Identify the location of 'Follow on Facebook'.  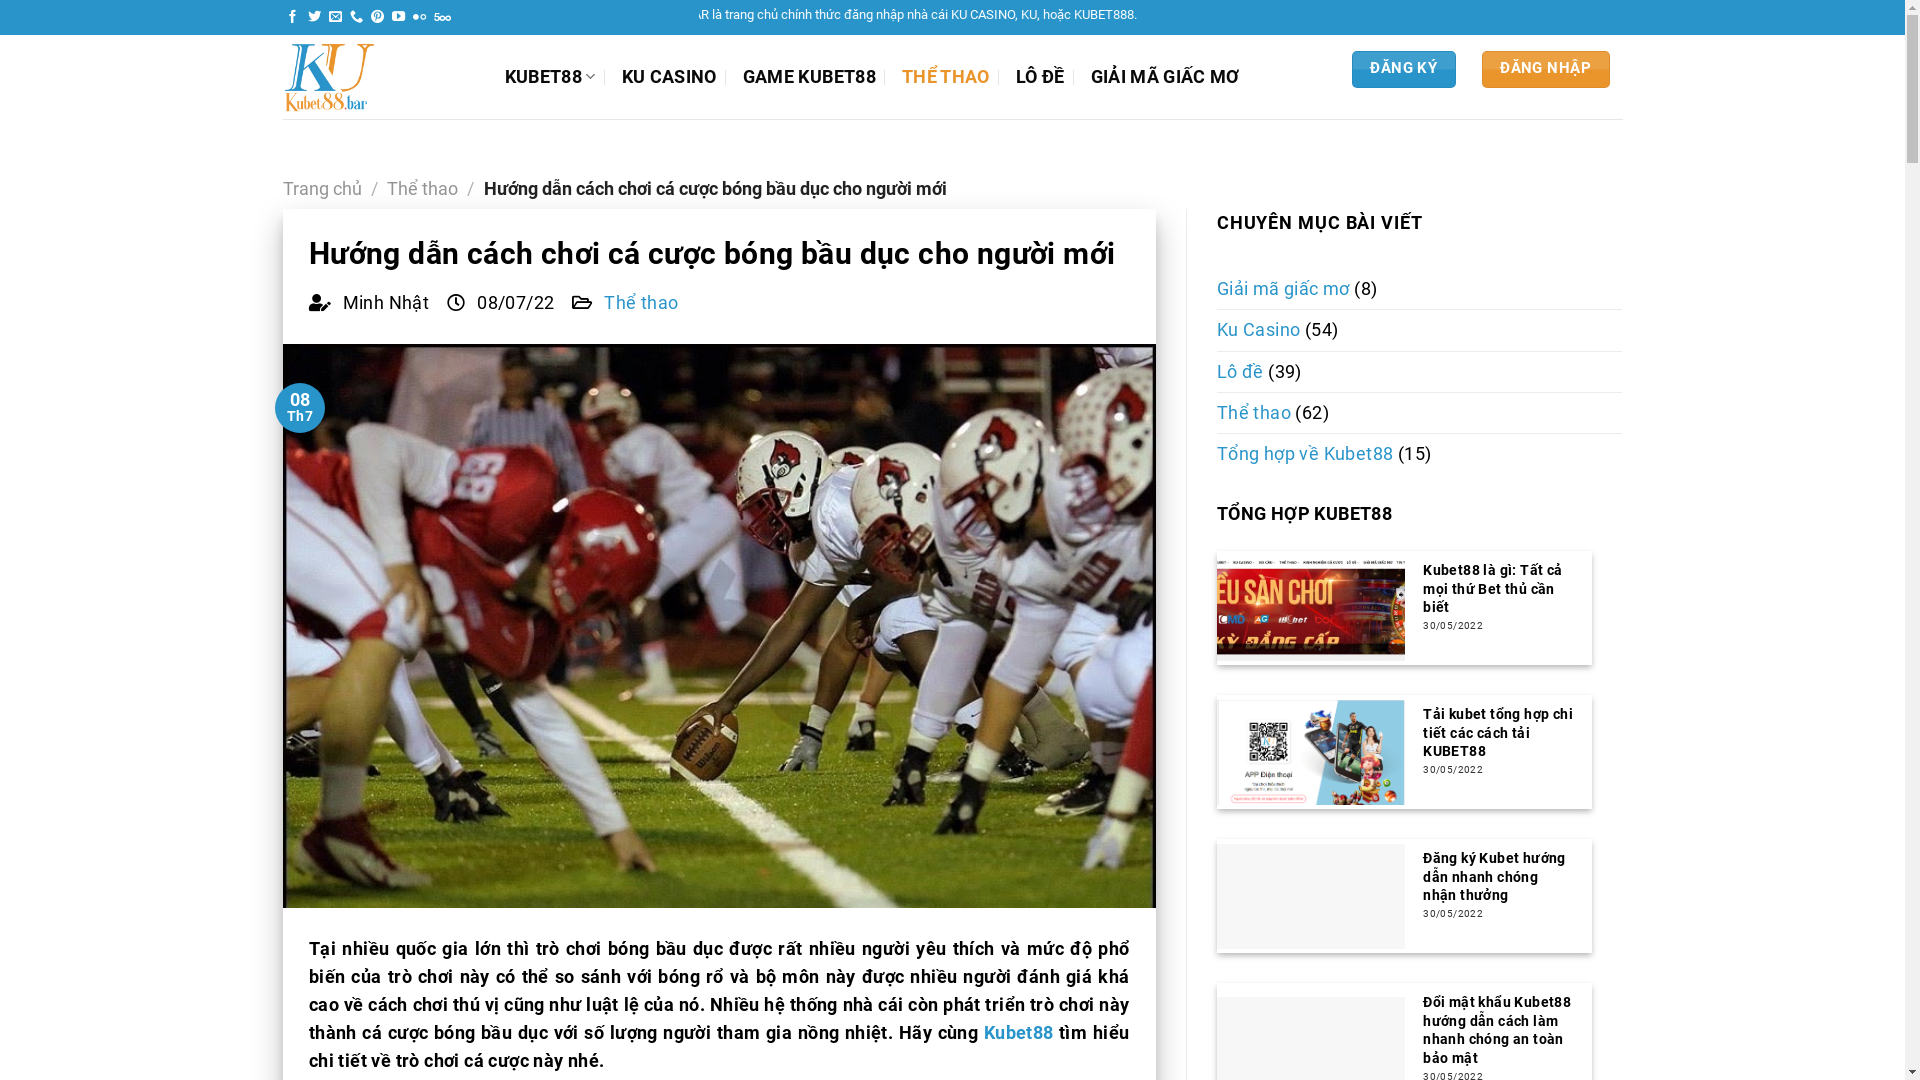
(291, 17).